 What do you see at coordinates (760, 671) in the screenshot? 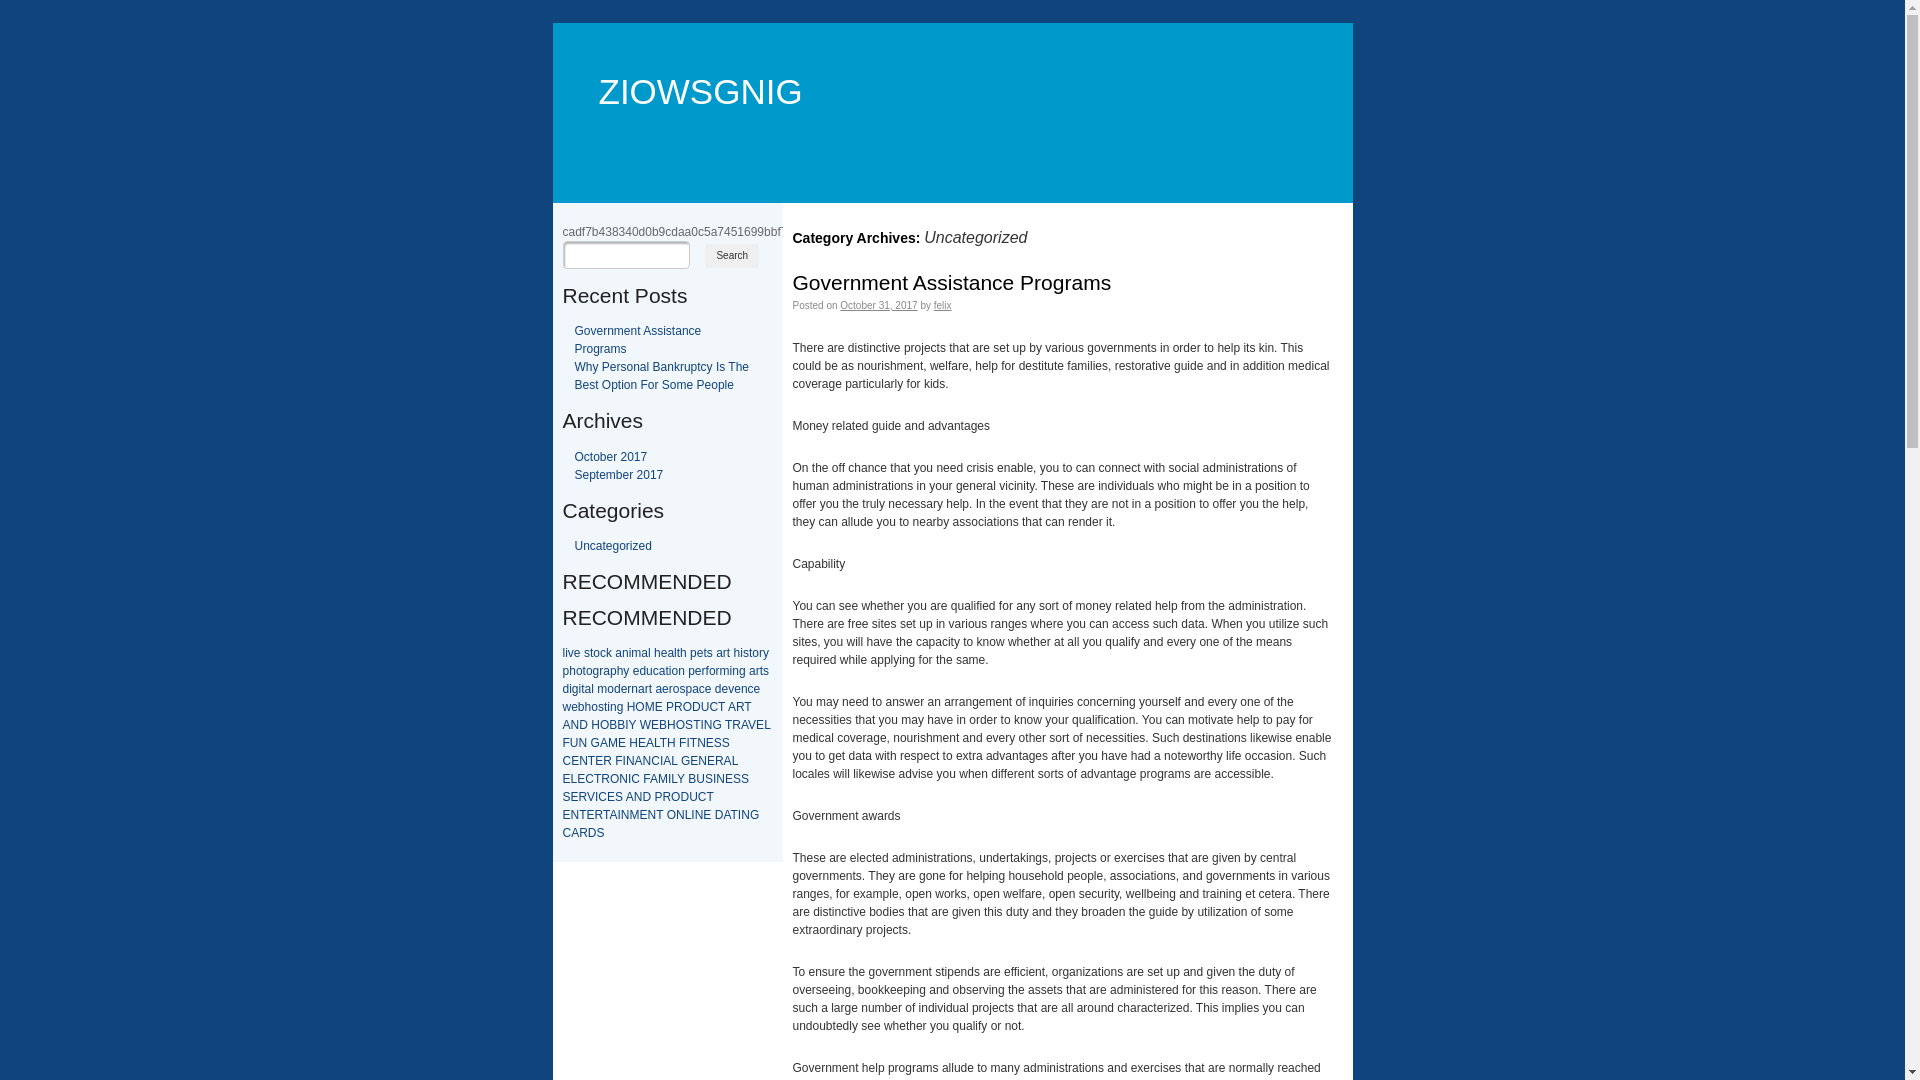
I see `'t'` at bounding box center [760, 671].